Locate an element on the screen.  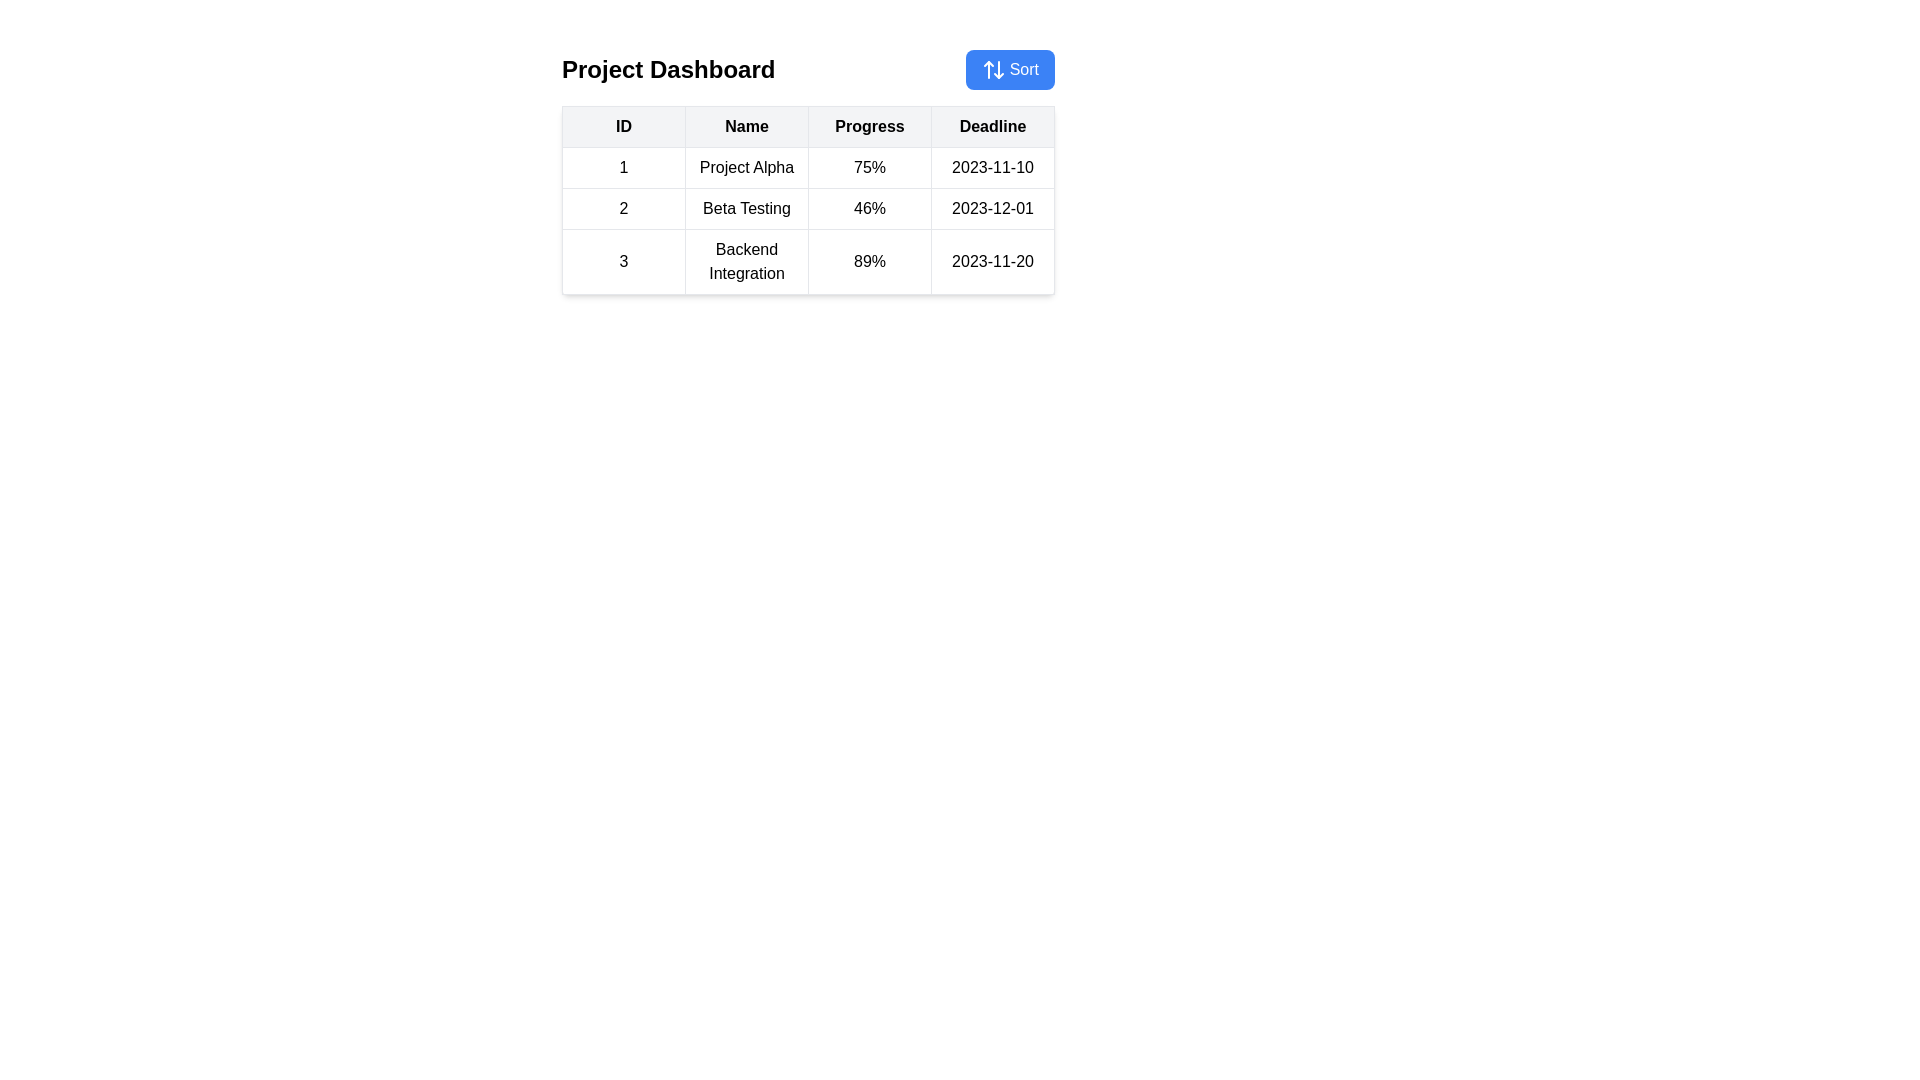
the second row of the table that contains the project labeled '2' with the name 'Beta Testing', progress '46%', and deadline '2023-12-01' is located at coordinates (808, 220).